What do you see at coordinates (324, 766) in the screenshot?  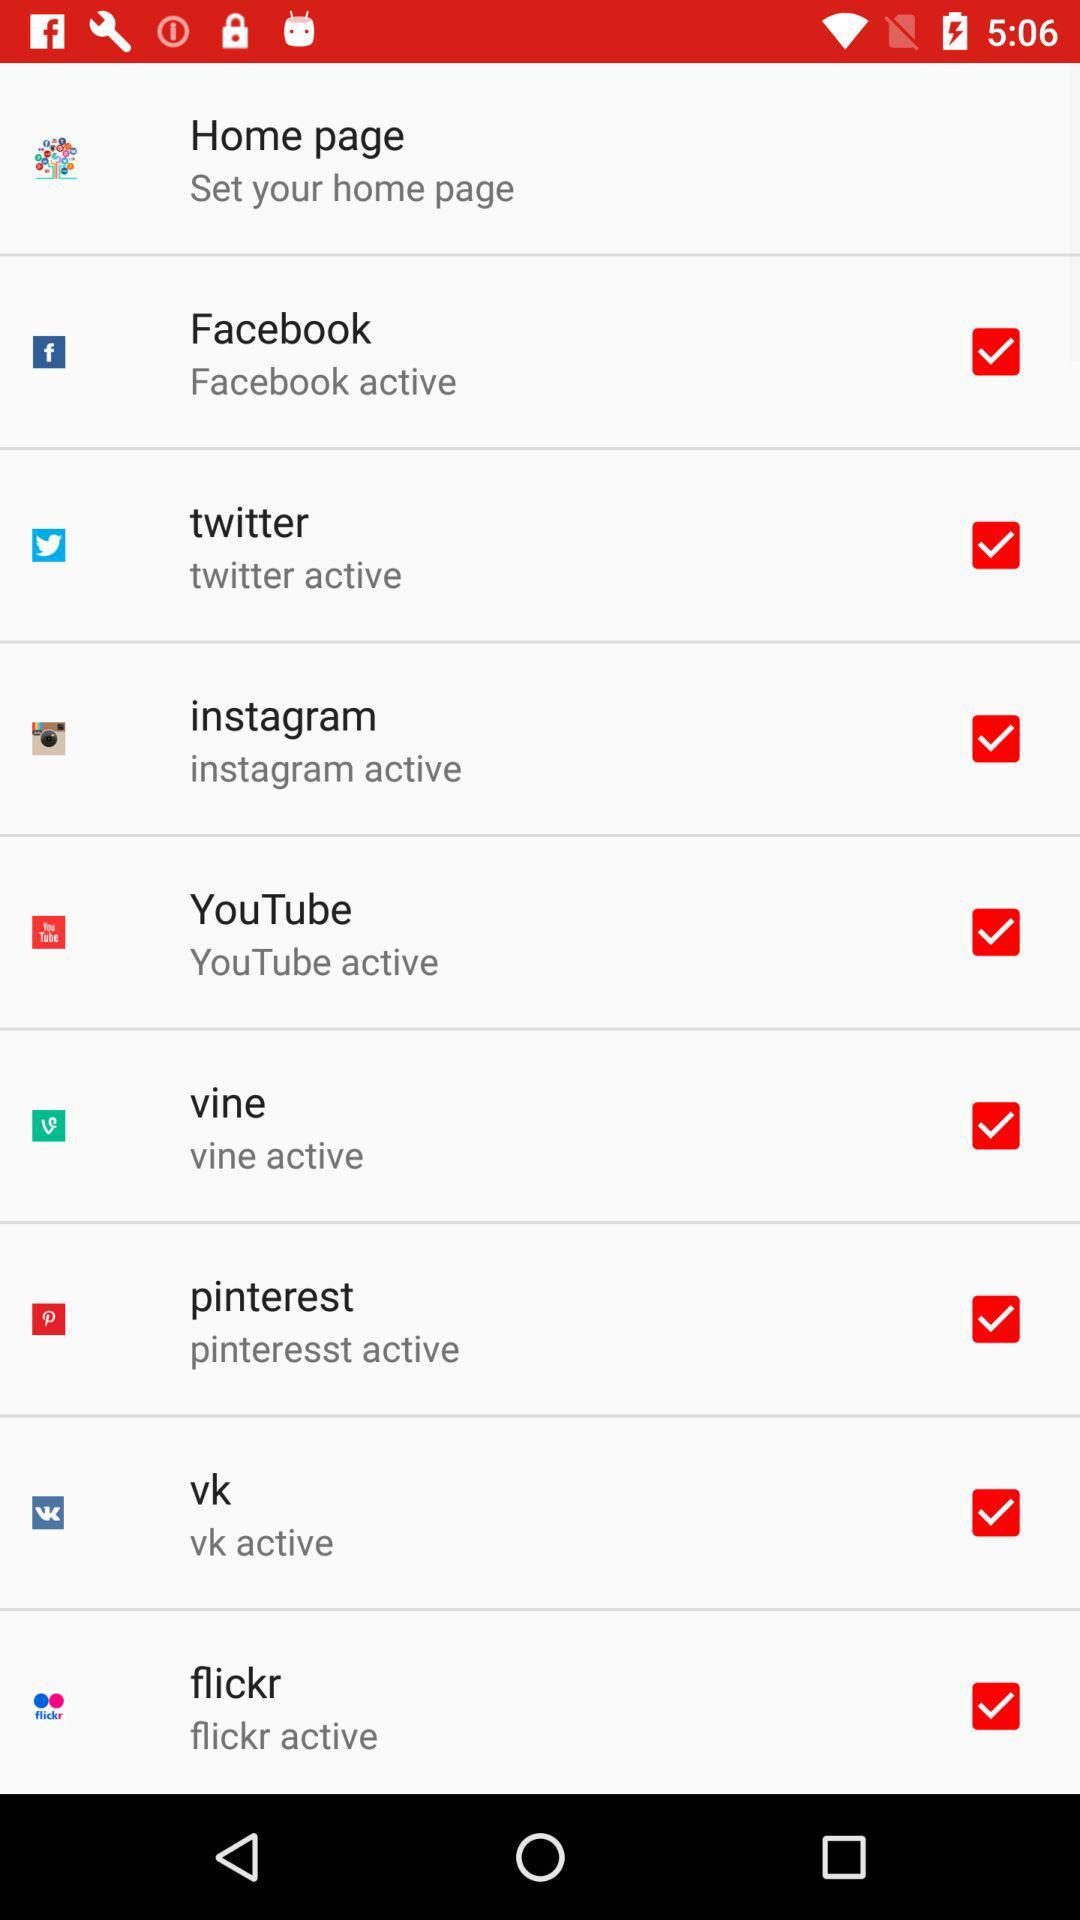 I see `instagram active icon` at bounding box center [324, 766].